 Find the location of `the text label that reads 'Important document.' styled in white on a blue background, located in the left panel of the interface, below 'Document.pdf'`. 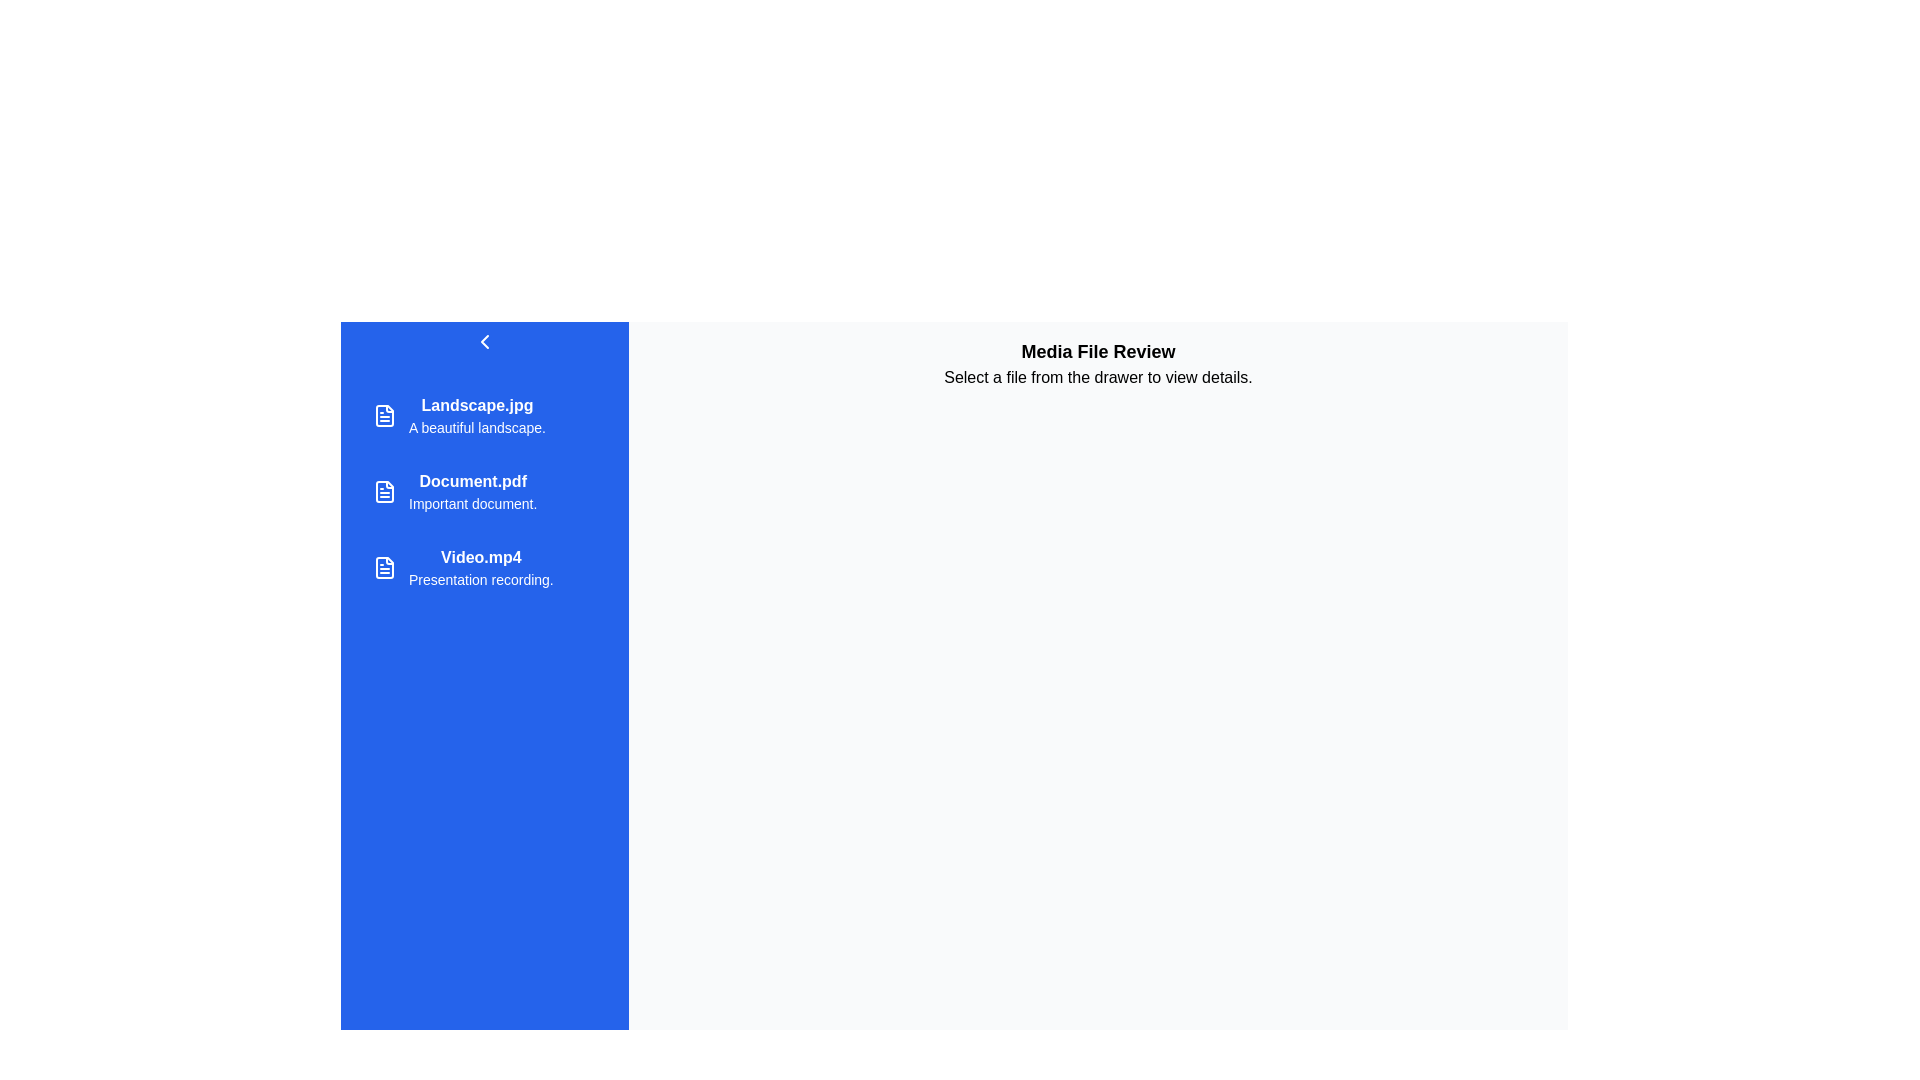

the text label that reads 'Important document.' styled in white on a blue background, located in the left panel of the interface, below 'Document.pdf' is located at coordinates (472, 503).